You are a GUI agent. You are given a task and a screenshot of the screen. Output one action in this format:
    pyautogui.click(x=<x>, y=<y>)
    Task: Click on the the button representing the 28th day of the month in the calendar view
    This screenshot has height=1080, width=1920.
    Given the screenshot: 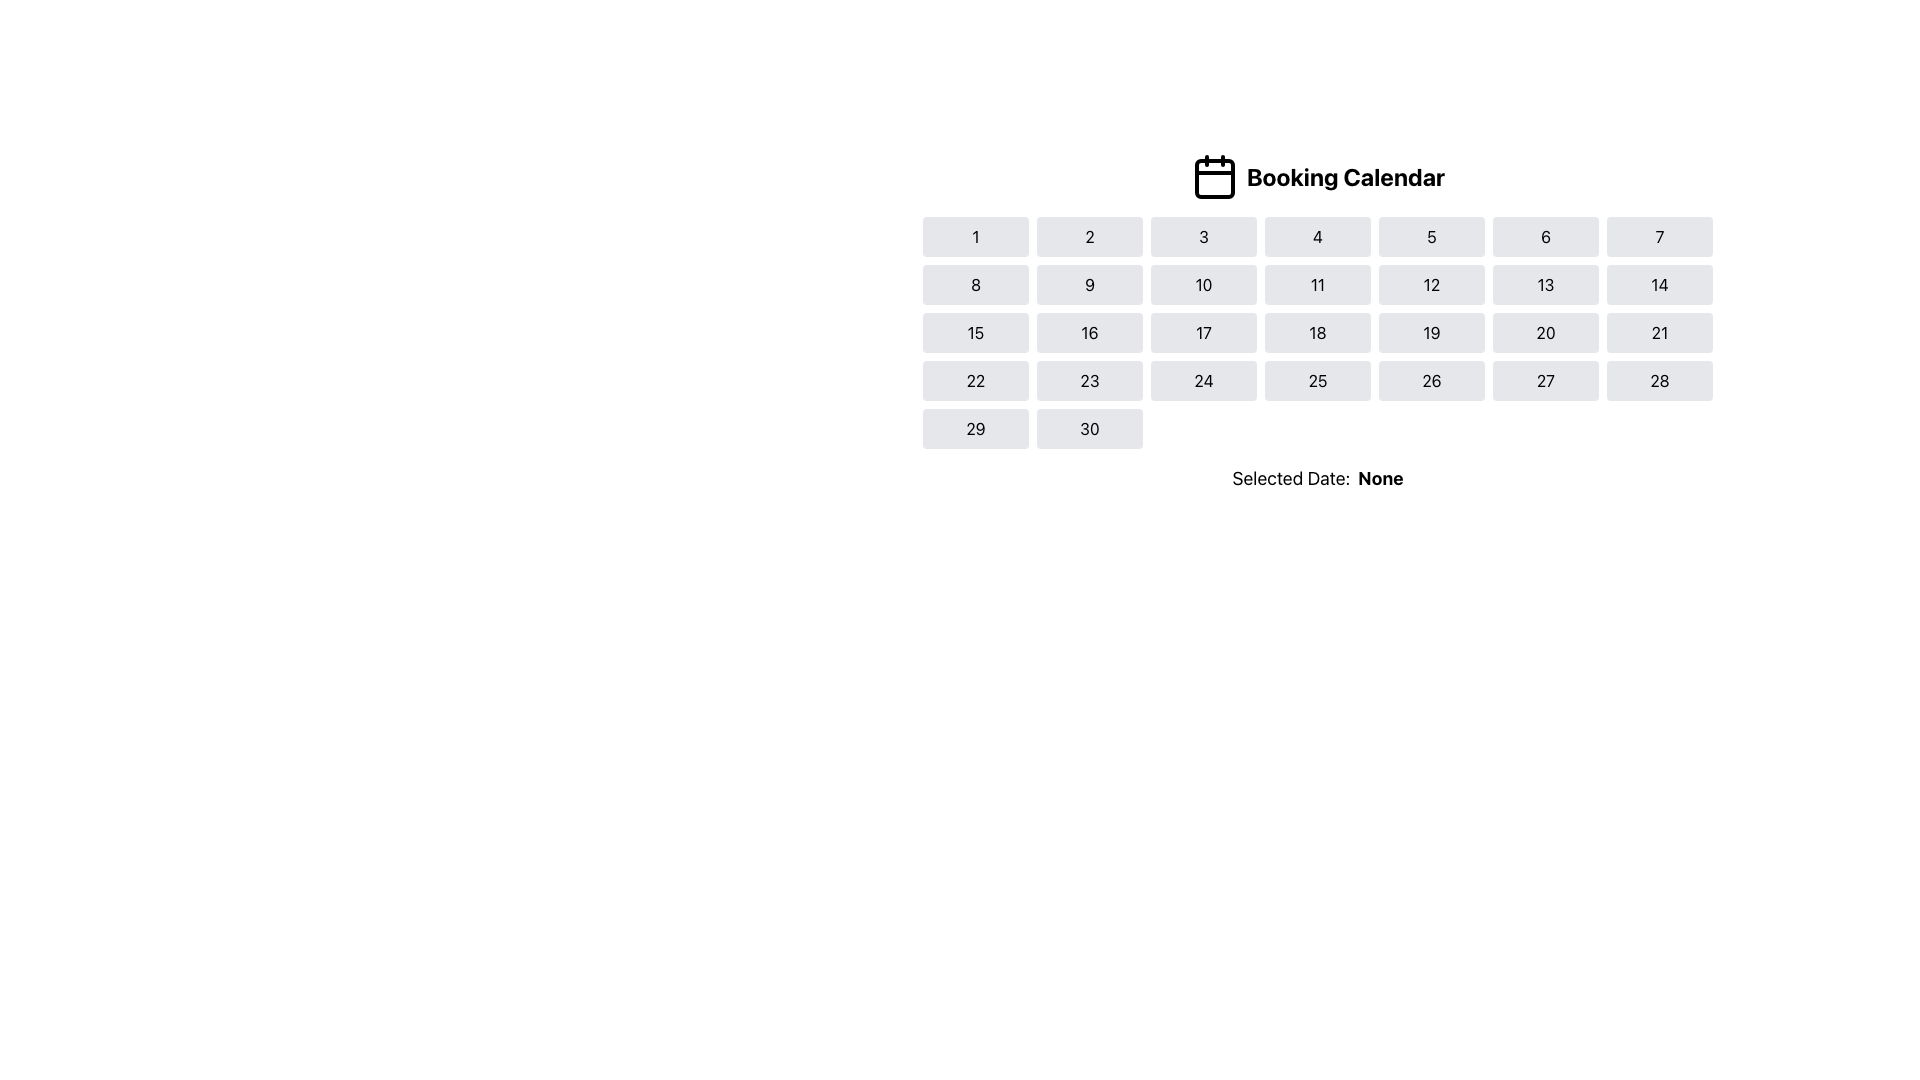 What is the action you would take?
    pyautogui.click(x=1660, y=381)
    